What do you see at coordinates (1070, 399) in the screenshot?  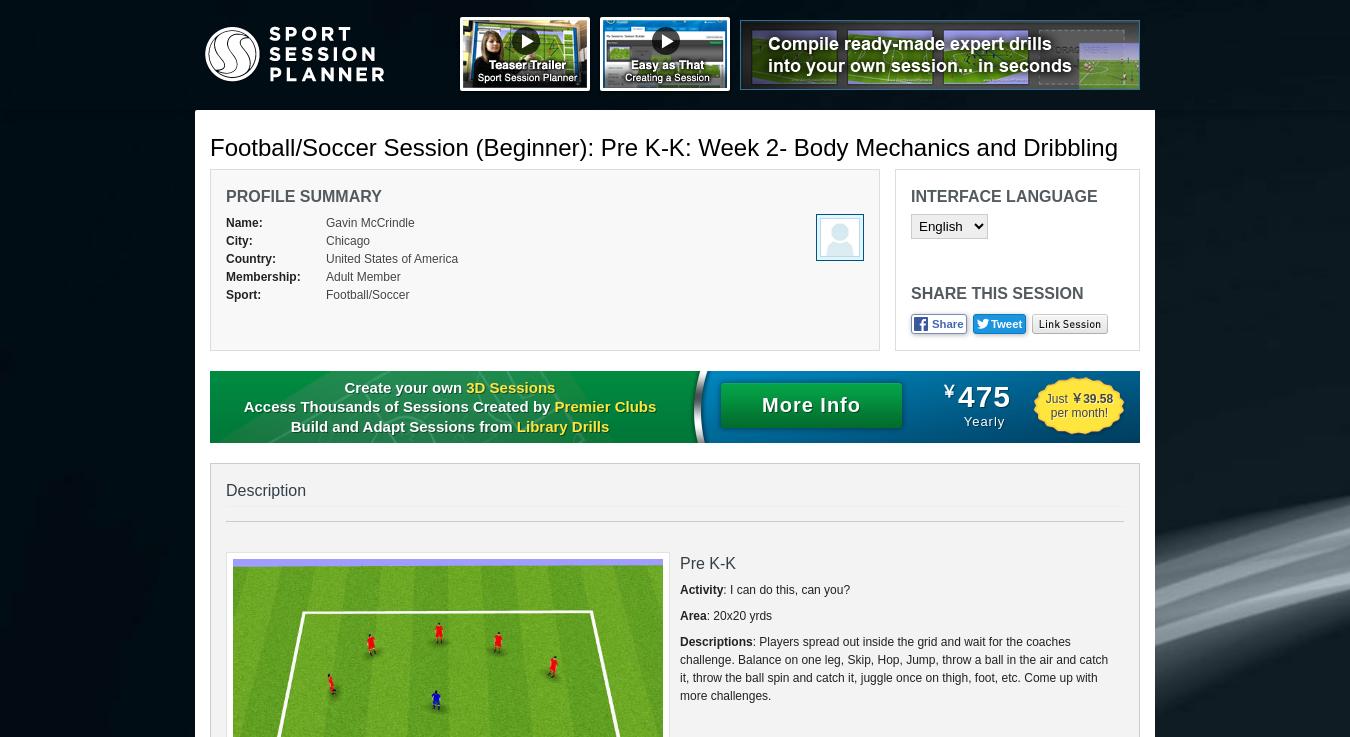 I see `'￥39.58'` at bounding box center [1070, 399].